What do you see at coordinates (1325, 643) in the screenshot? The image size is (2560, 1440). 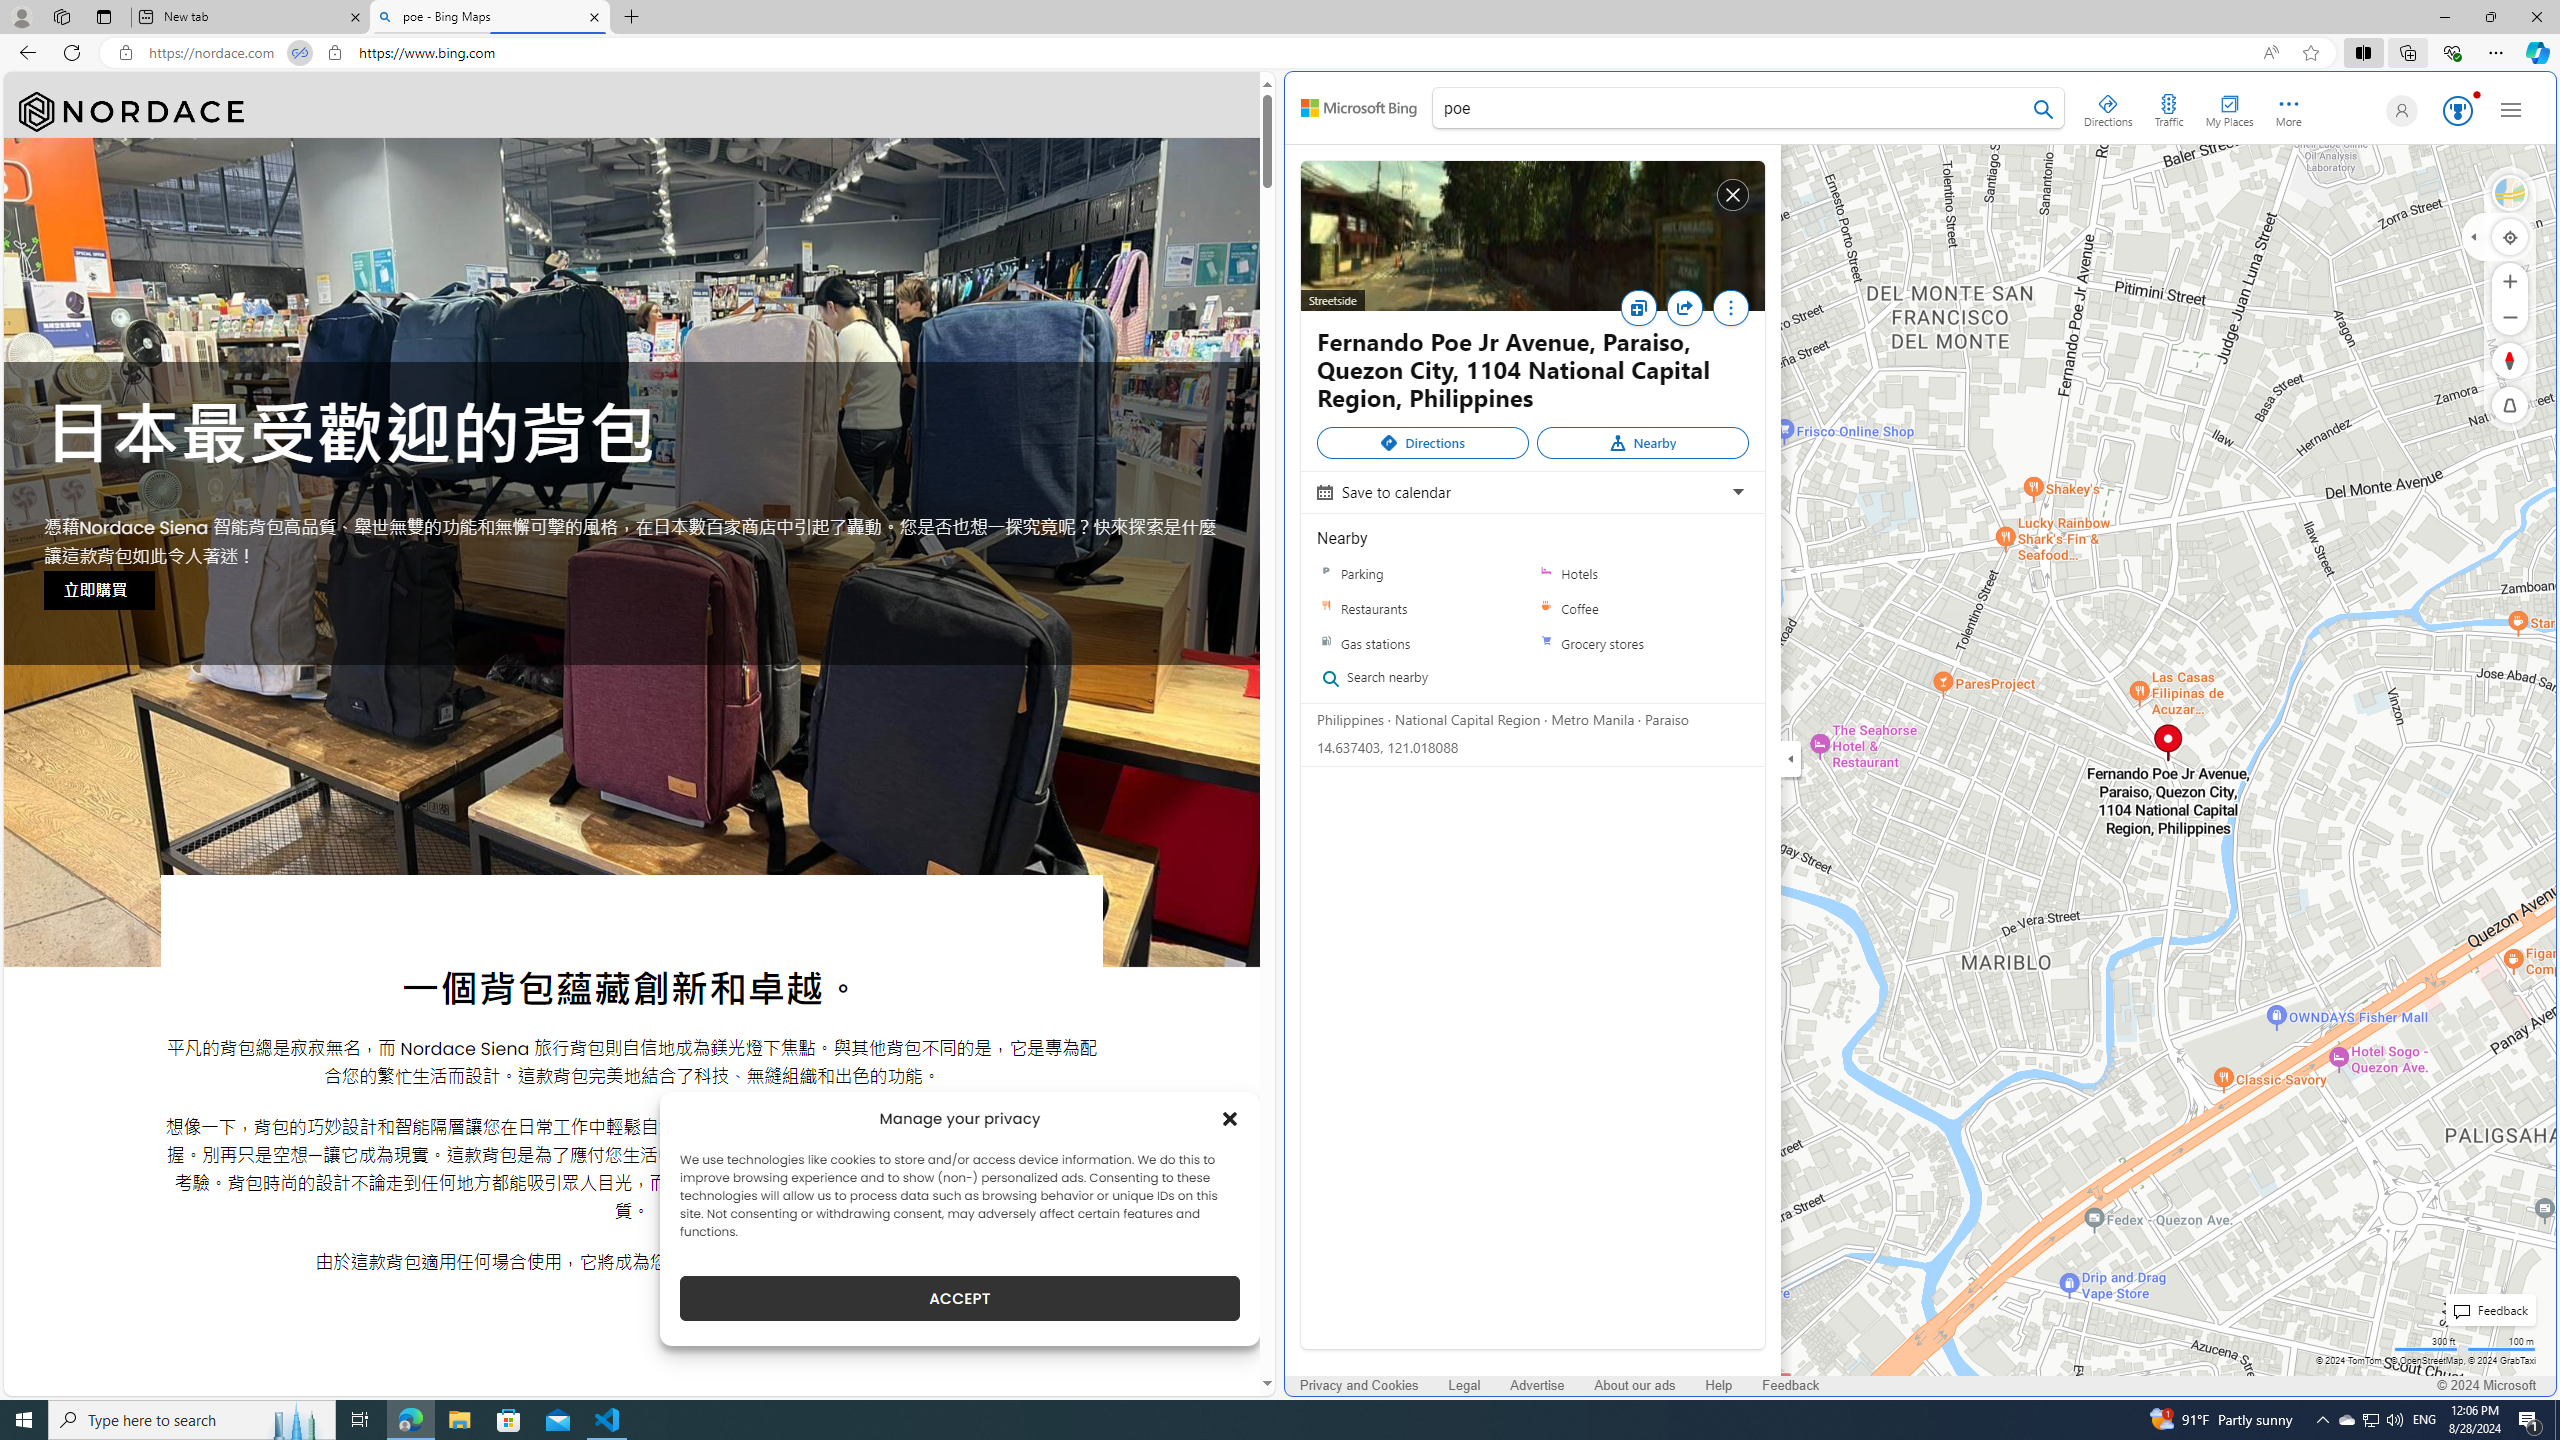 I see `'Gas stations'` at bounding box center [1325, 643].